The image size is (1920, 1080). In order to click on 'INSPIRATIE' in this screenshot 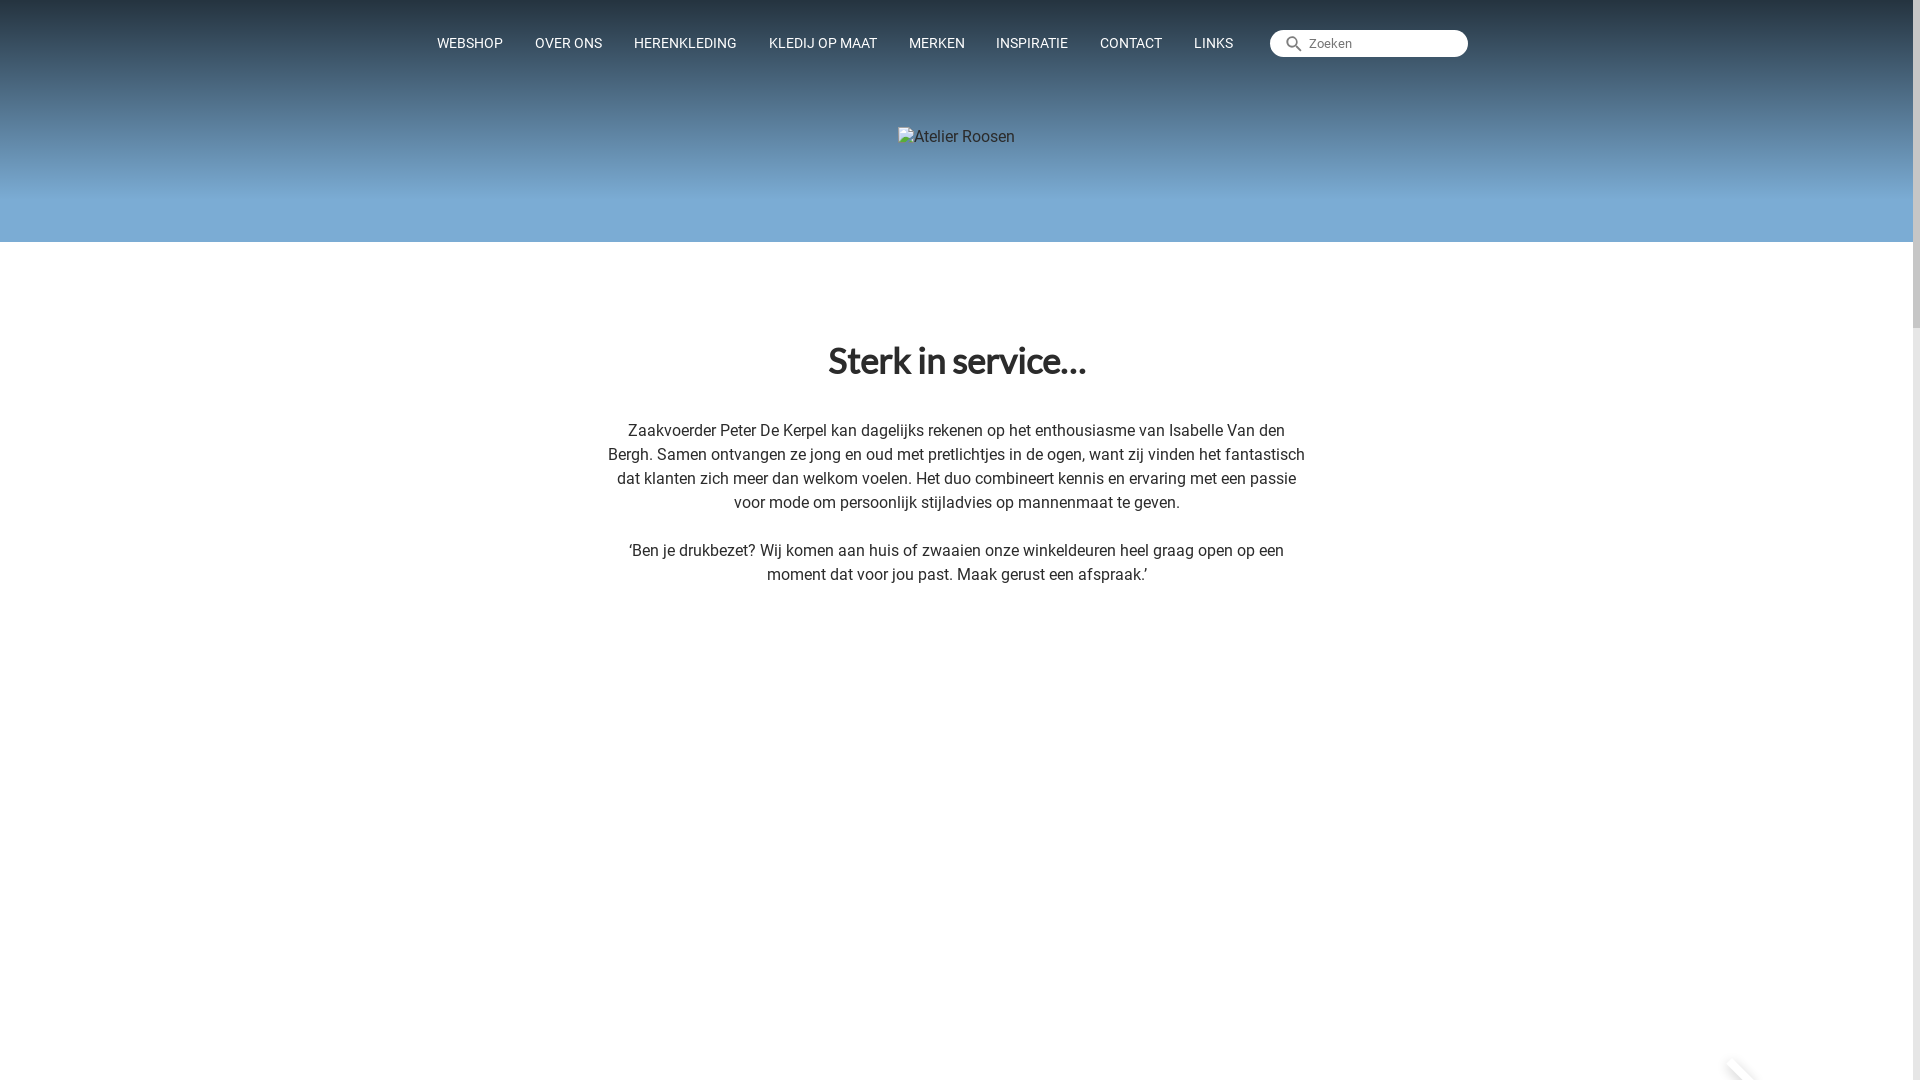, I will do `click(983, 43)`.